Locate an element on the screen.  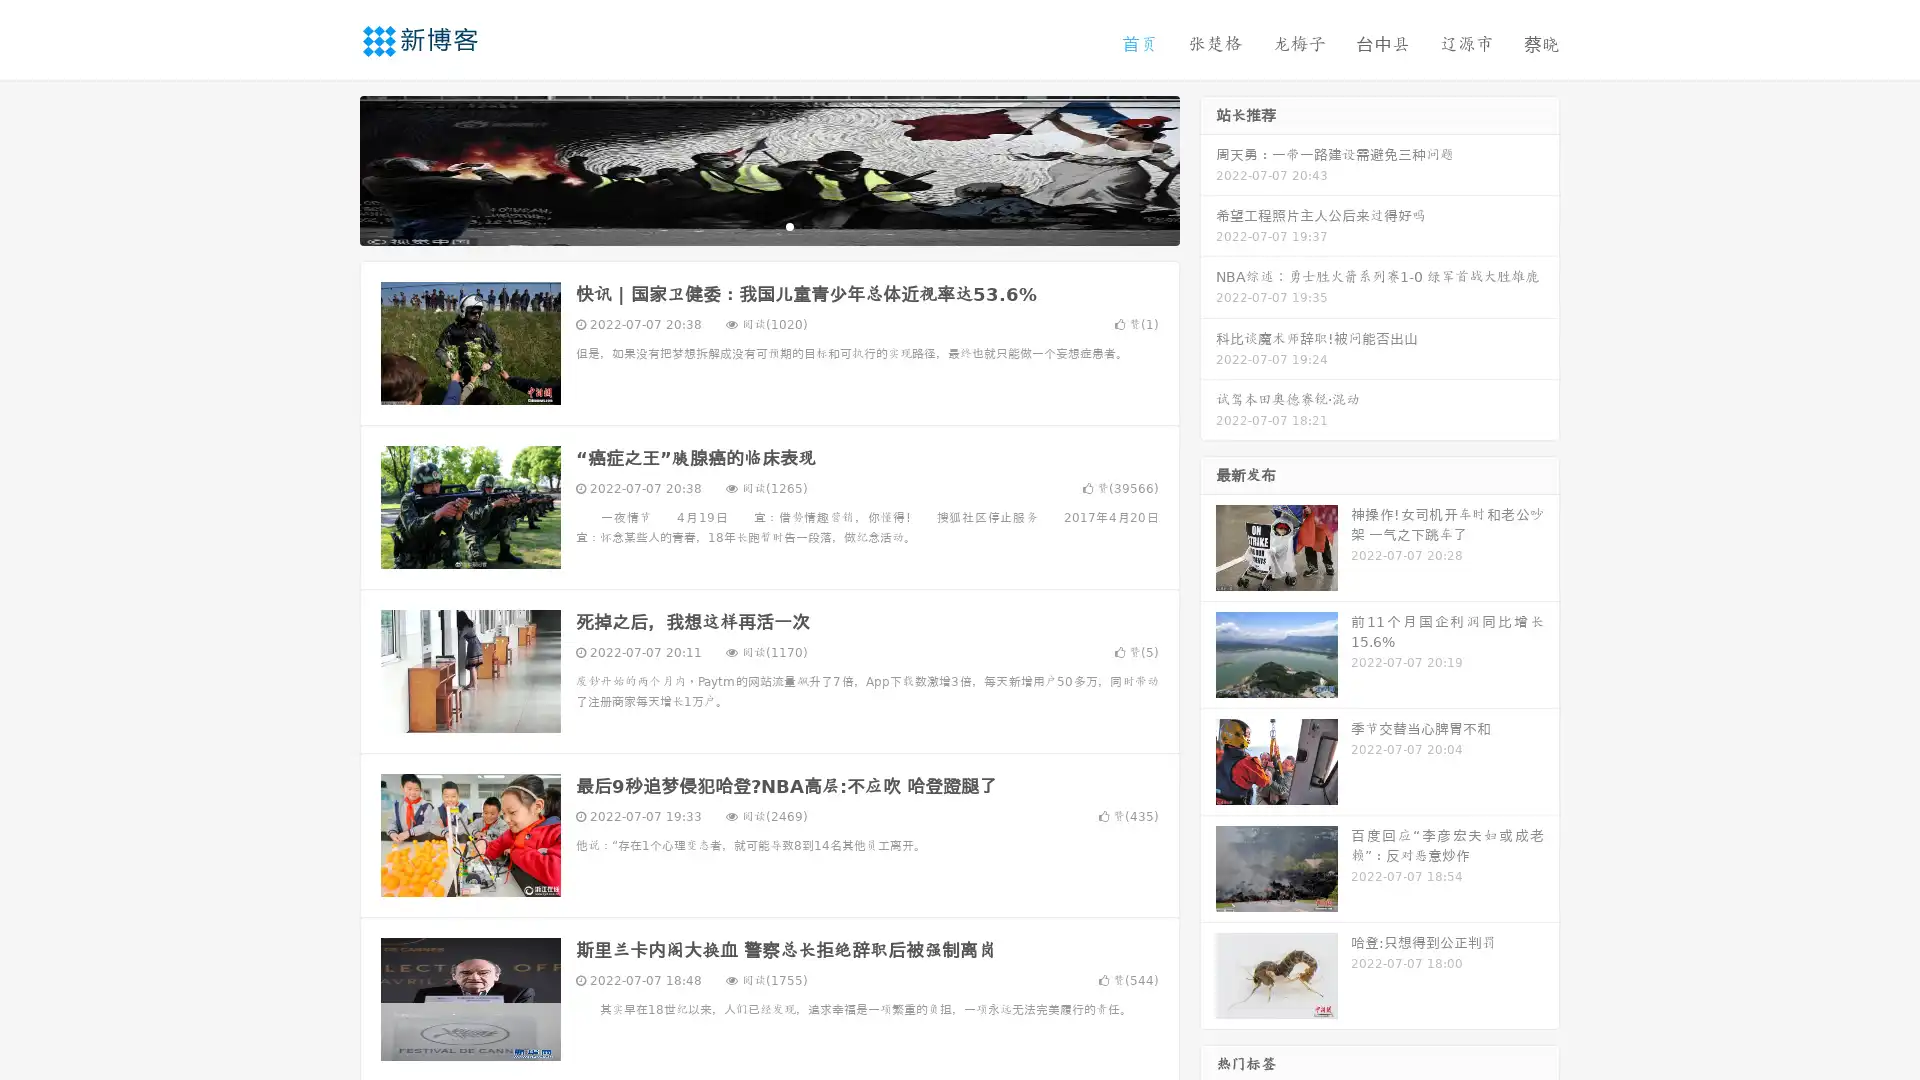
Go to slide 2 is located at coordinates (768, 225).